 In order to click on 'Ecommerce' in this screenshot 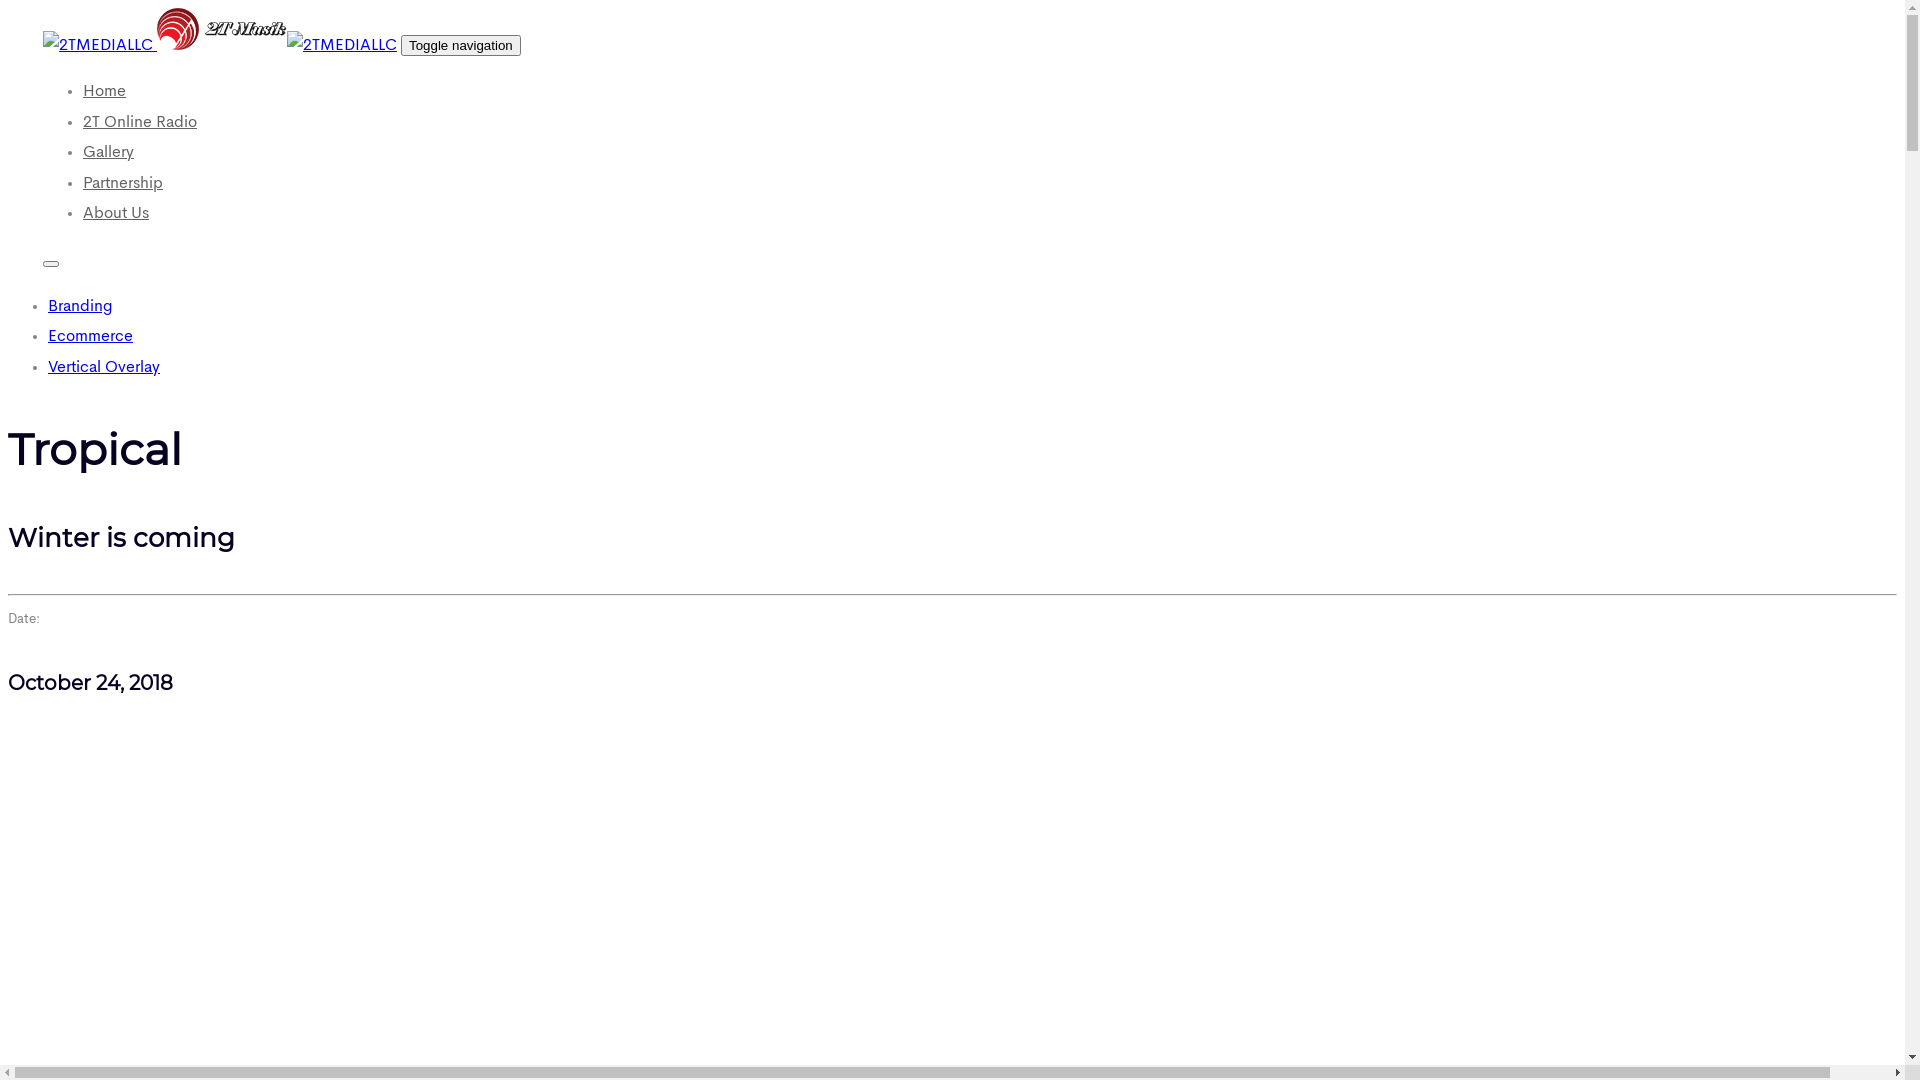, I will do `click(89, 335)`.